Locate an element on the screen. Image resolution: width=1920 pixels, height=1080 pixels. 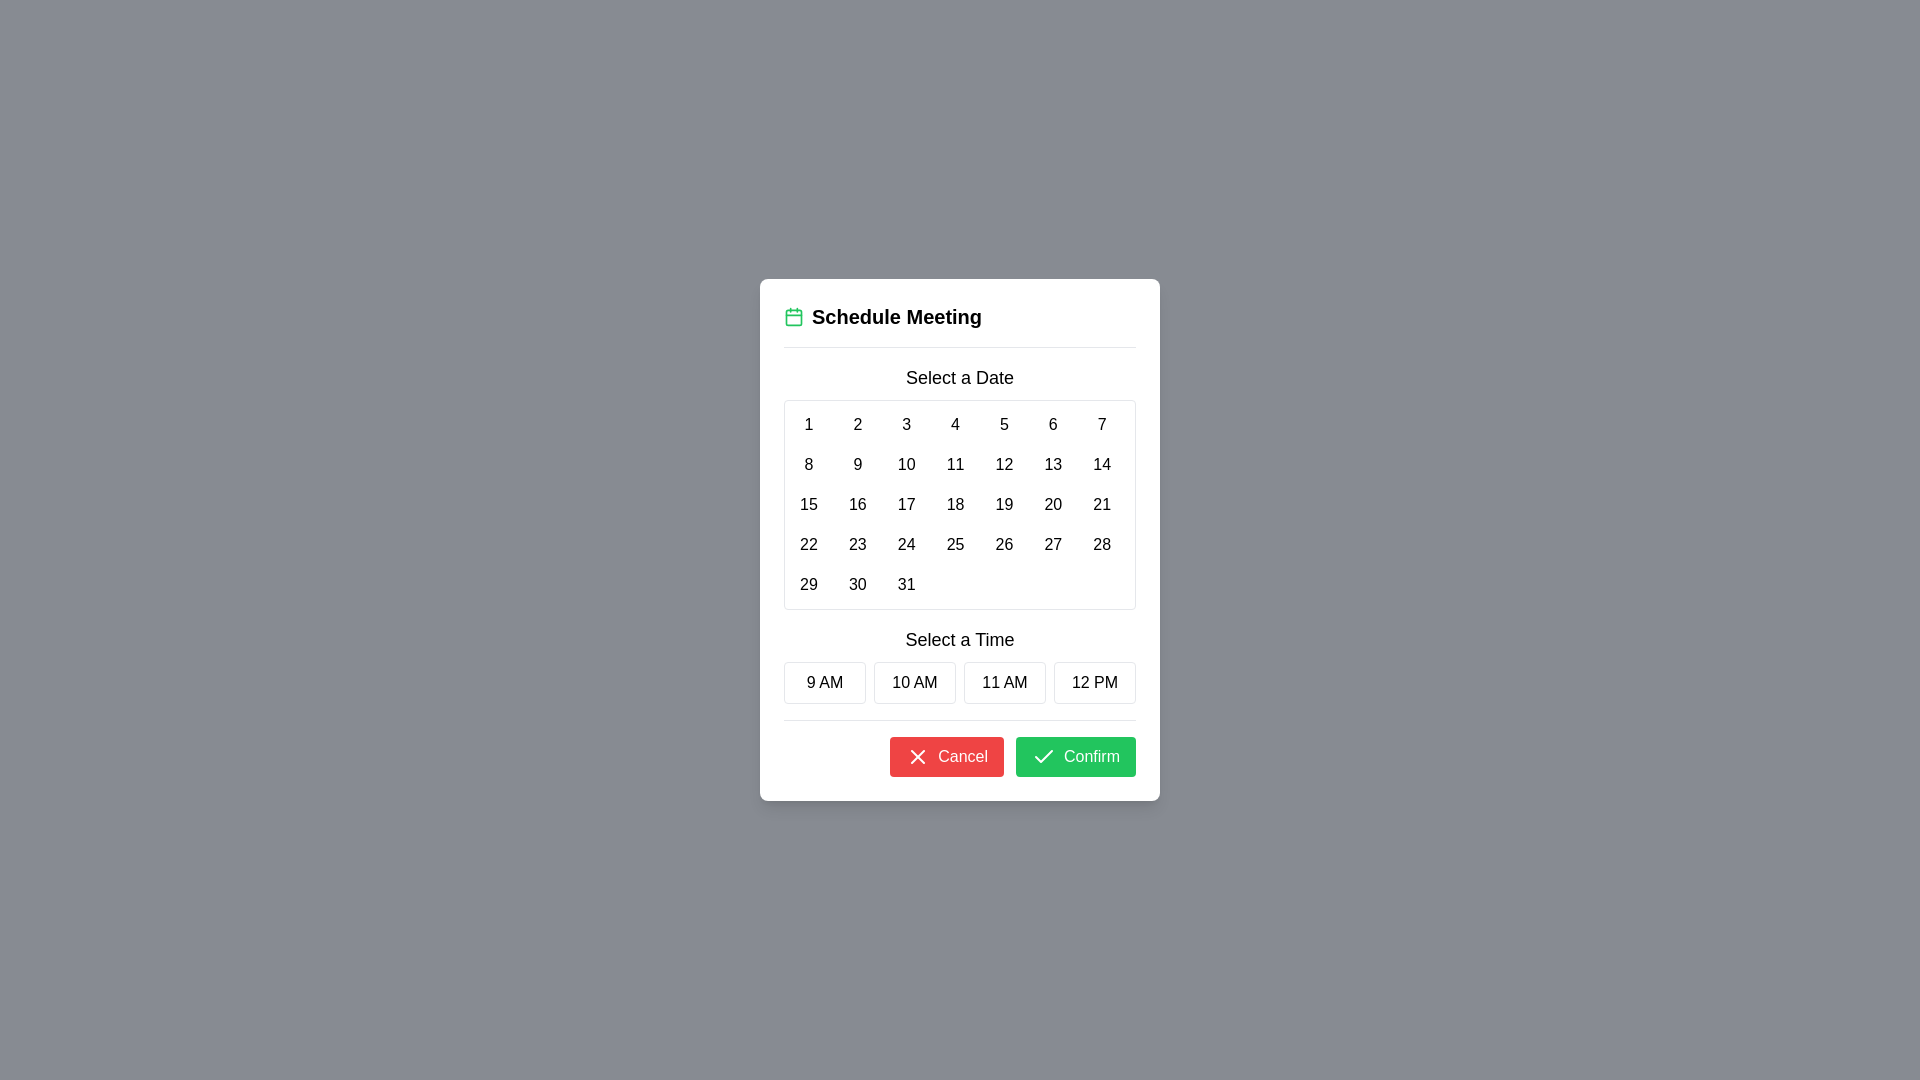
the selectable date '26' on the calendar in the 'Select a Date' section is located at coordinates (1004, 544).